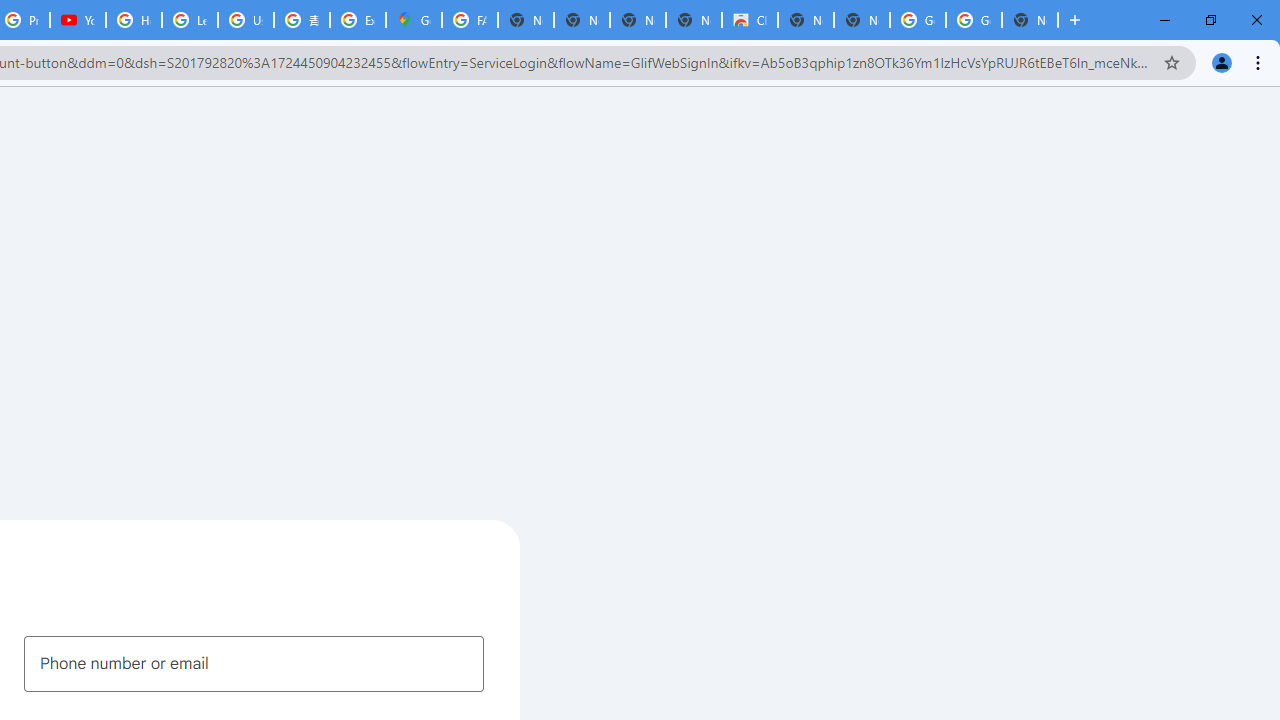 This screenshot has width=1280, height=720. What do you see at coordinates (133, 20) in the screenshot?
I see `'How Chrome protects your passwords - Google Chrome Help'` at bounding box center [133, 20].